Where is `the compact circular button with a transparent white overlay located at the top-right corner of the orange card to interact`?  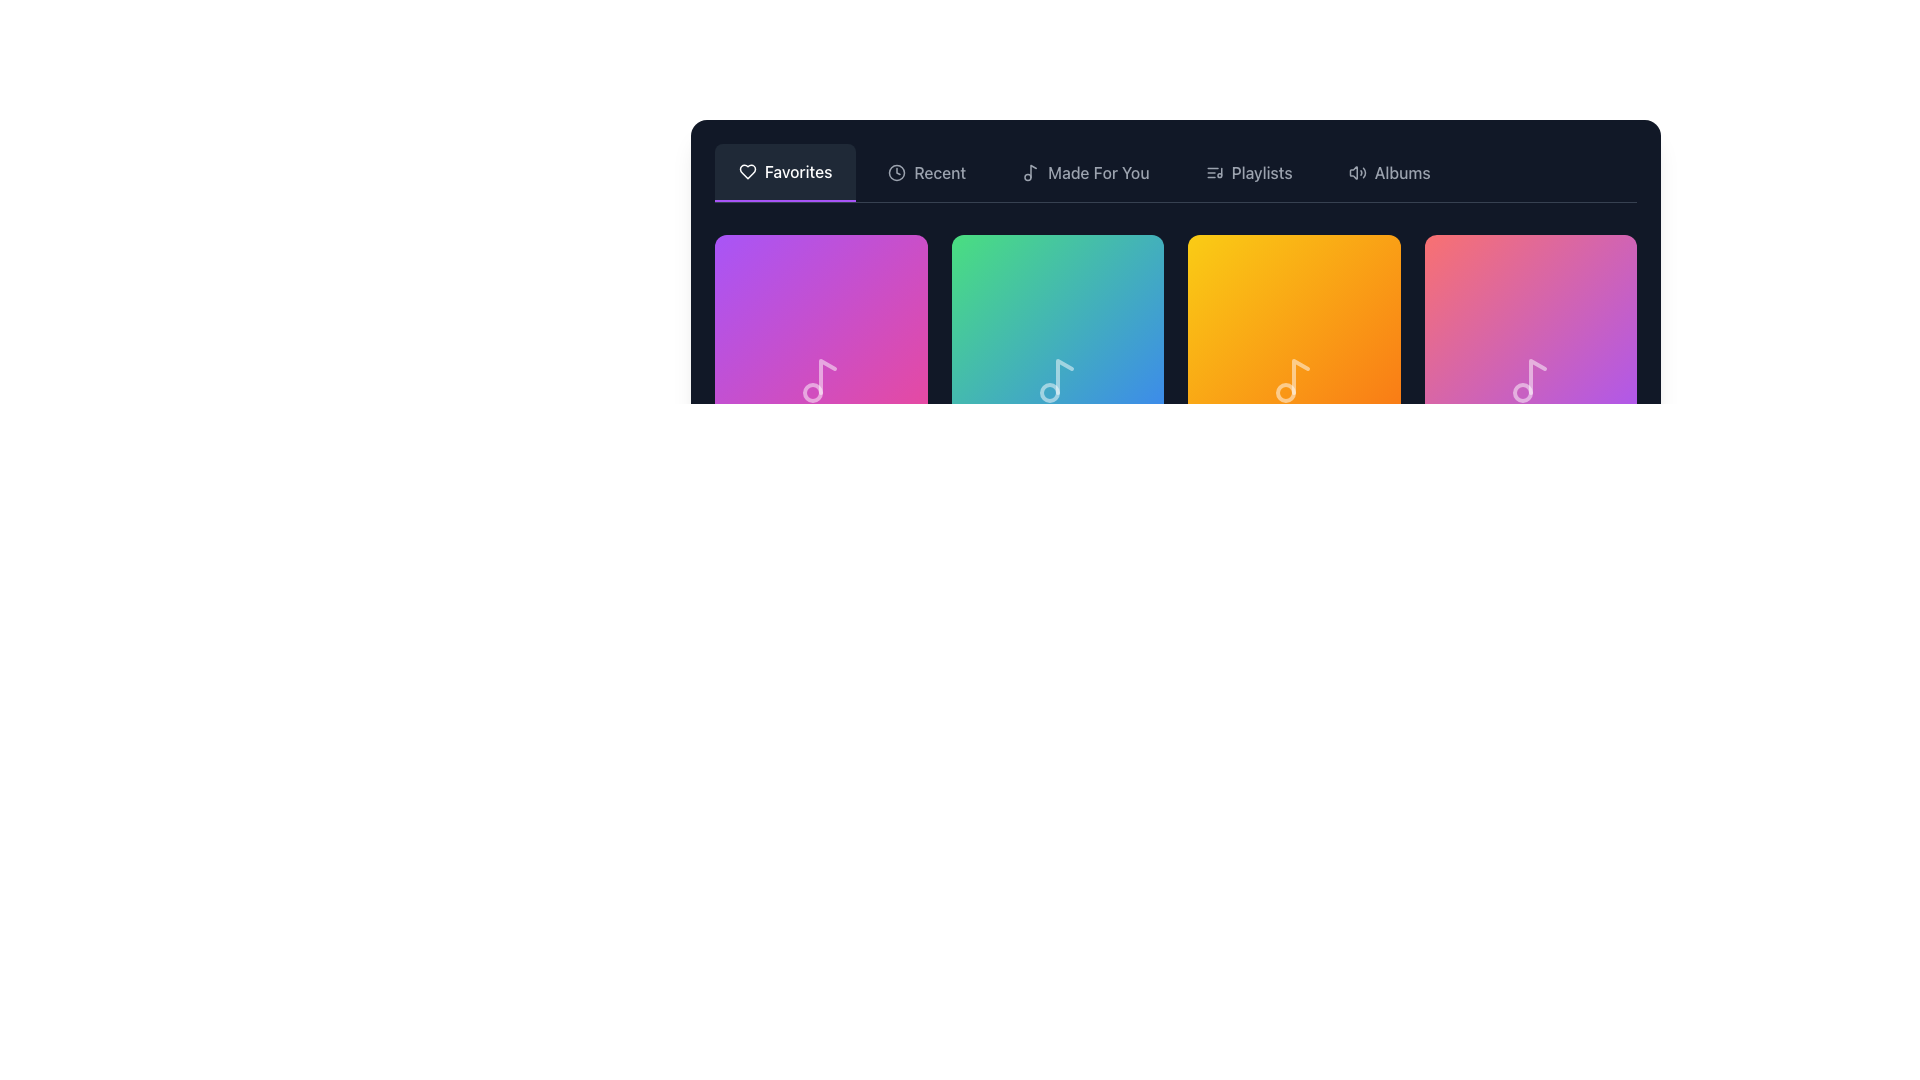 the compact circular button with a transparent white overlay located at the top-right corner of the orange card to interact is located at coordinates (1348, 265).